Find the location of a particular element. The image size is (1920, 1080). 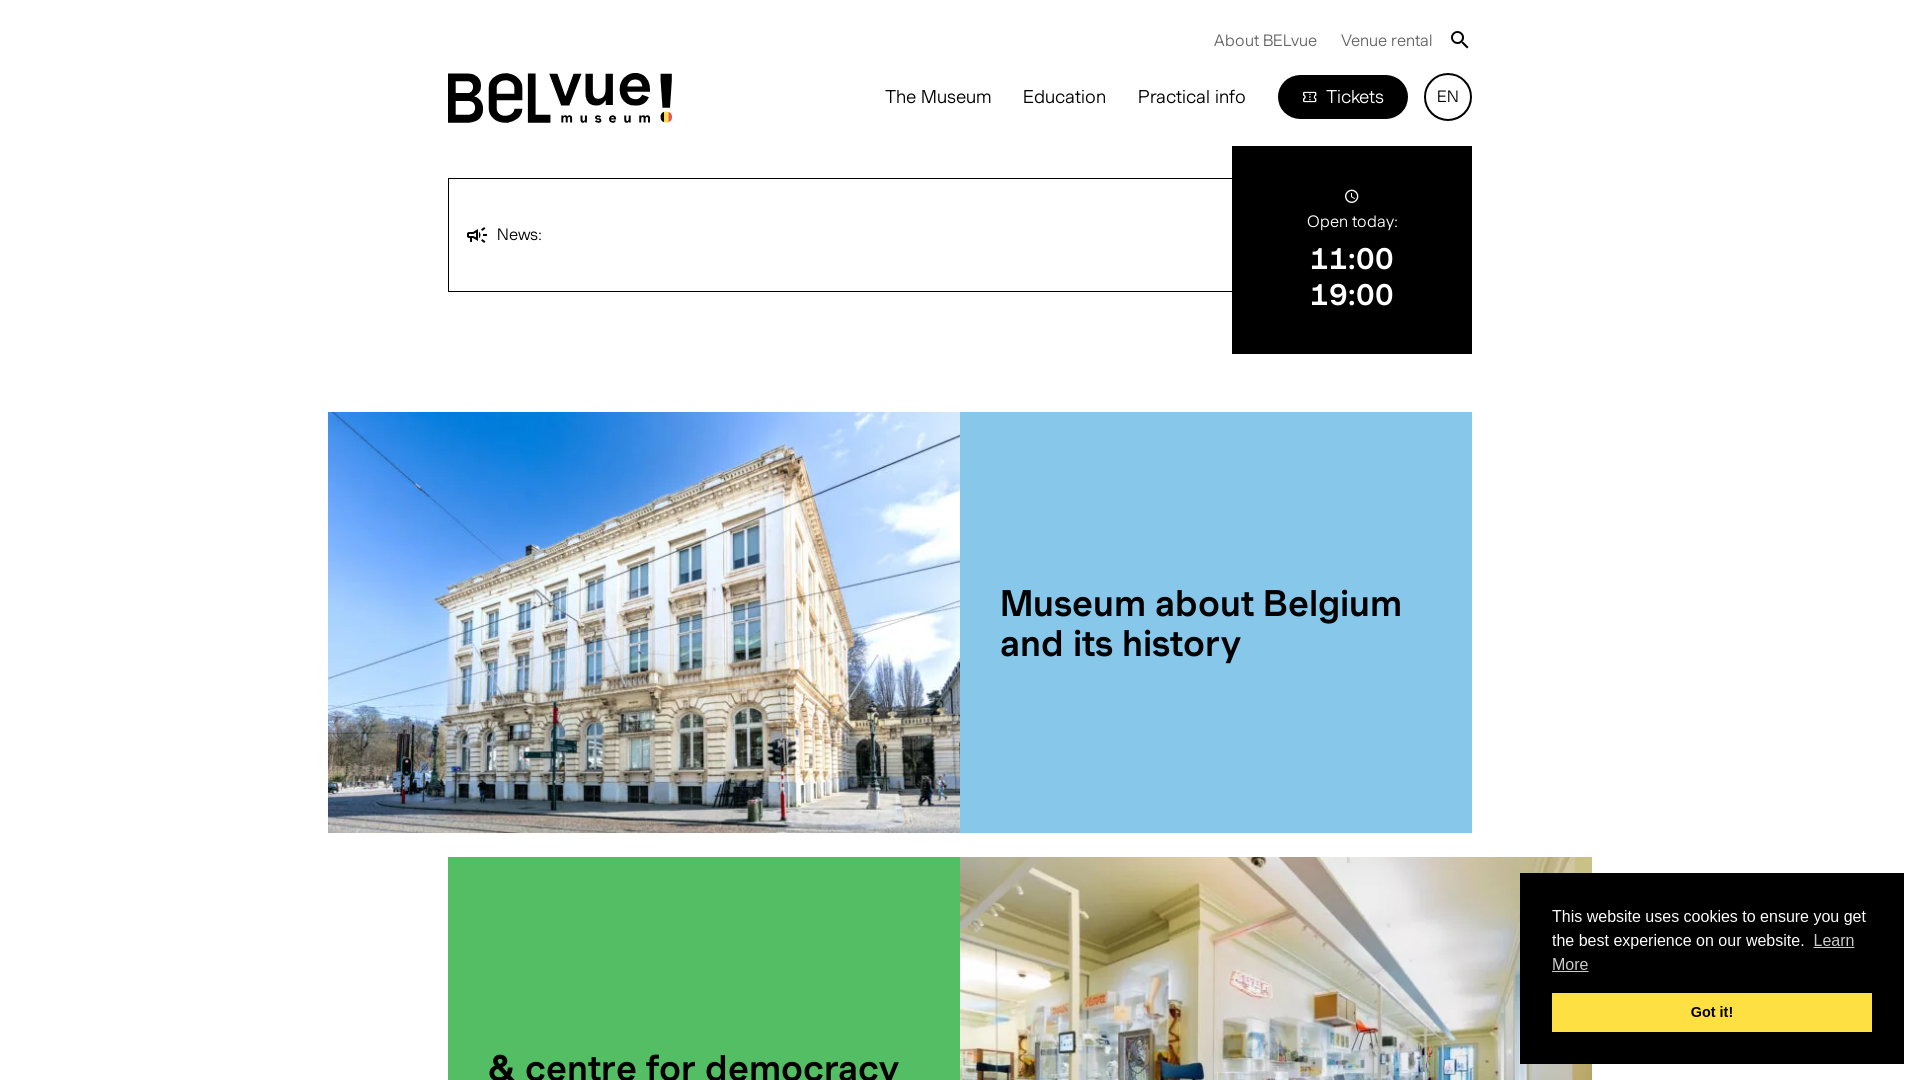

'Practical info' is located at coordinates (1191, 96).